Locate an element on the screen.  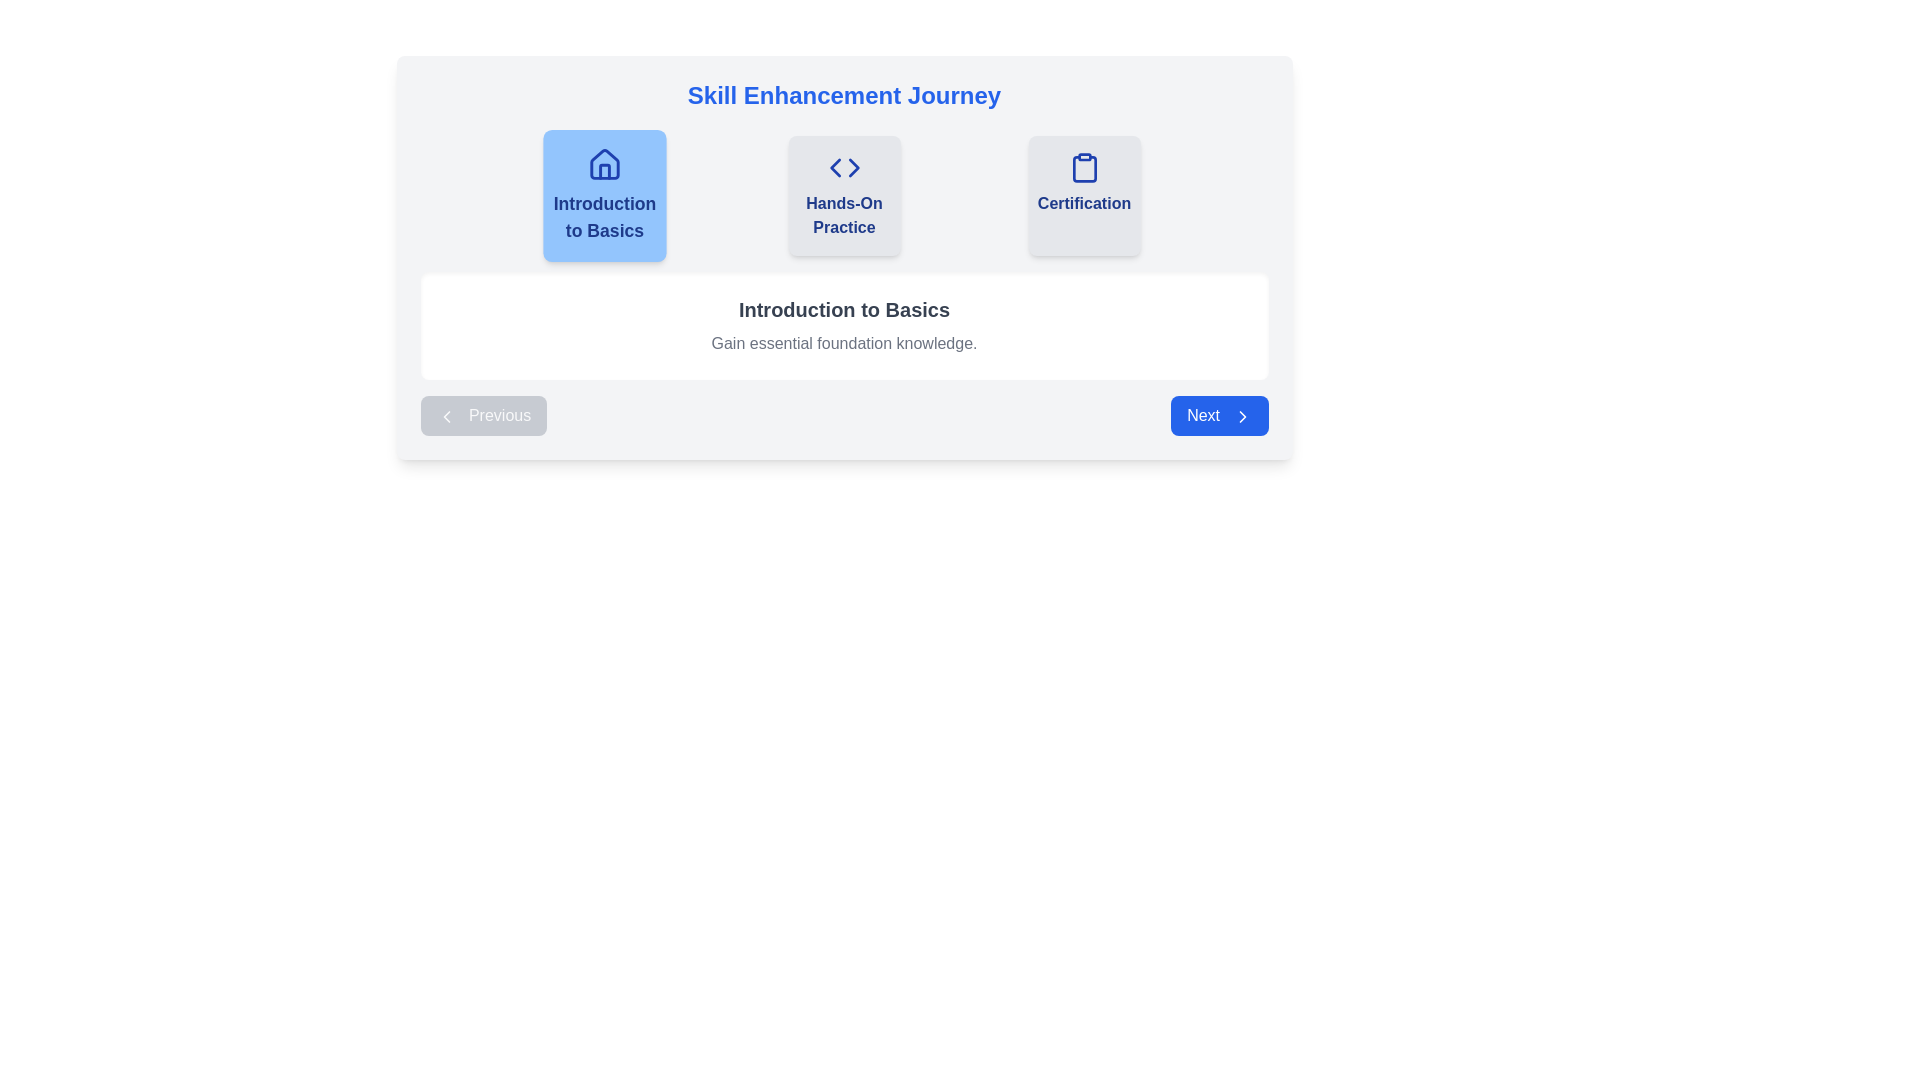
the small graphical house icon within the blue-tinted card titled 'Introduction to Basics' located in the top-left quadrant of the interface is located at coordinates (603, 170).